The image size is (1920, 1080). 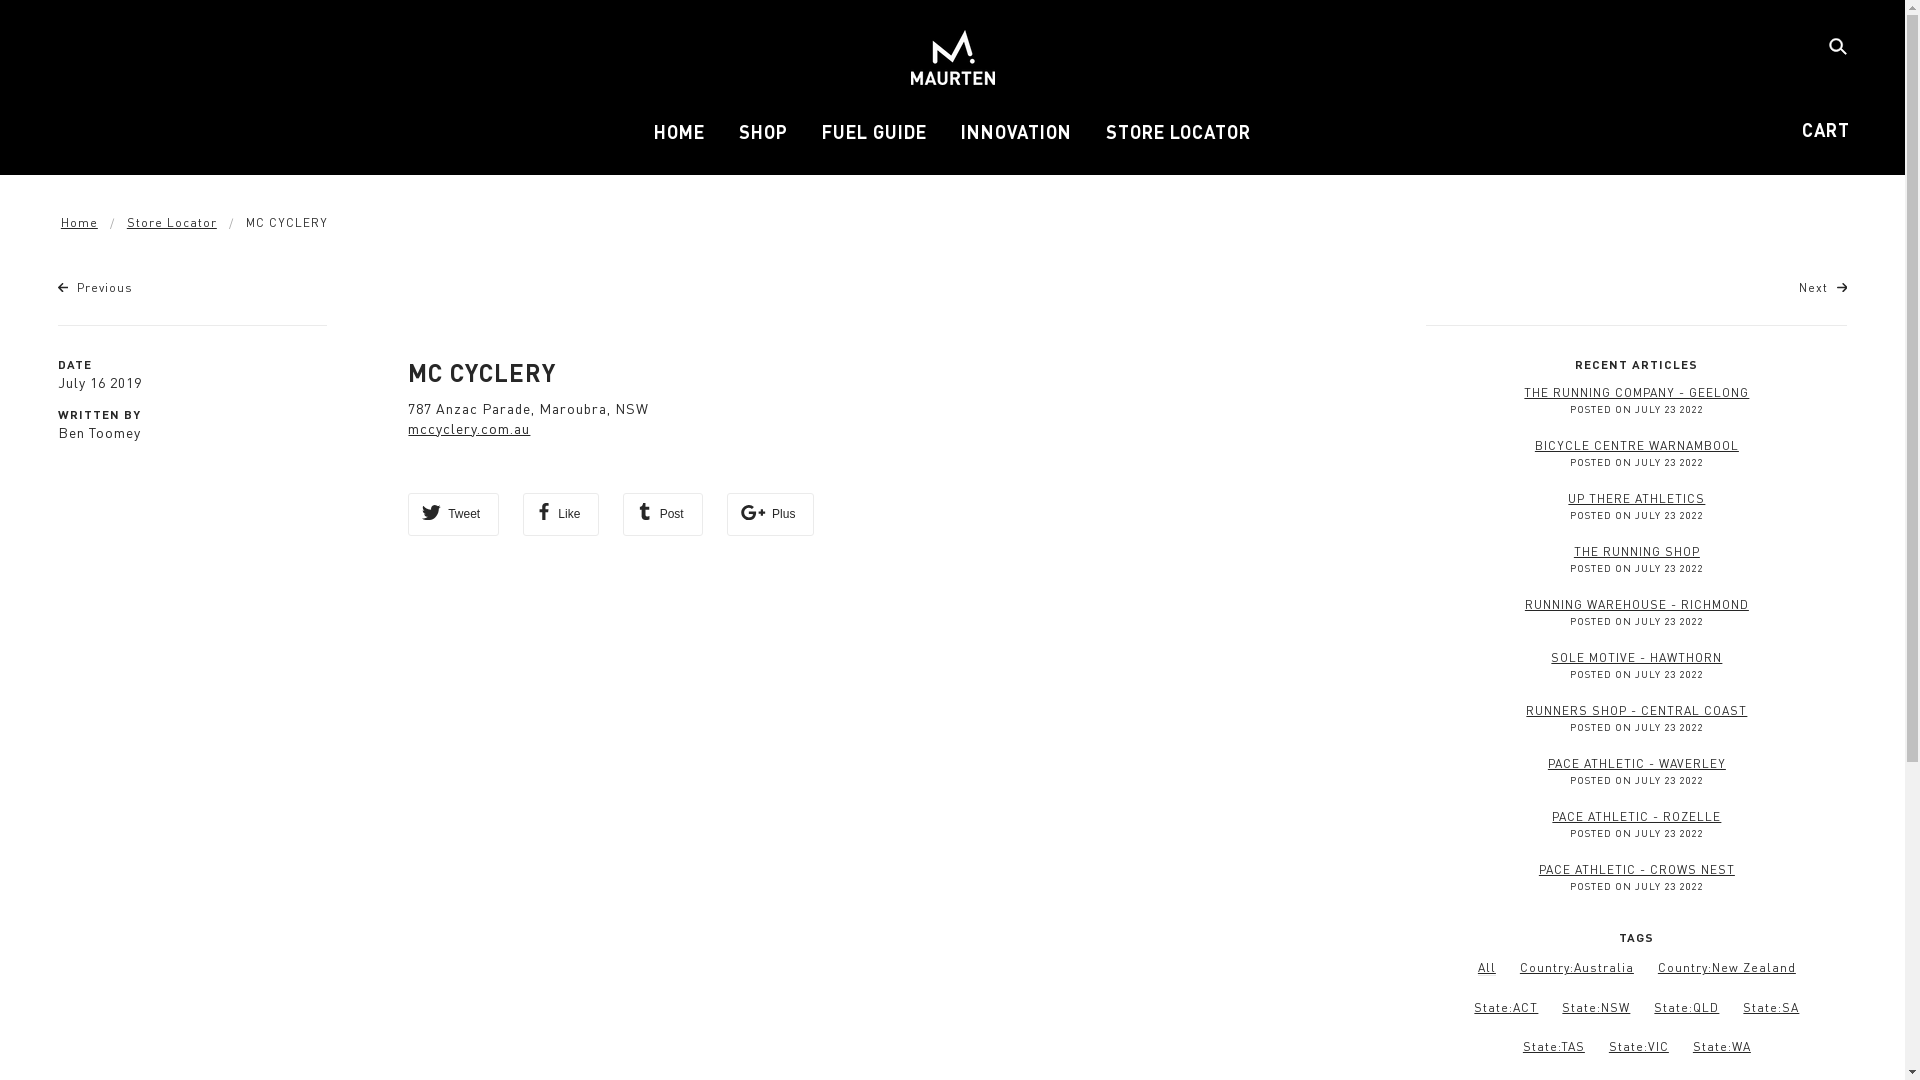 What do you see at coordinates (874, 138) in the screenshot?
I see `'FUEL GUIDE'` at bounding box center [874, 138].